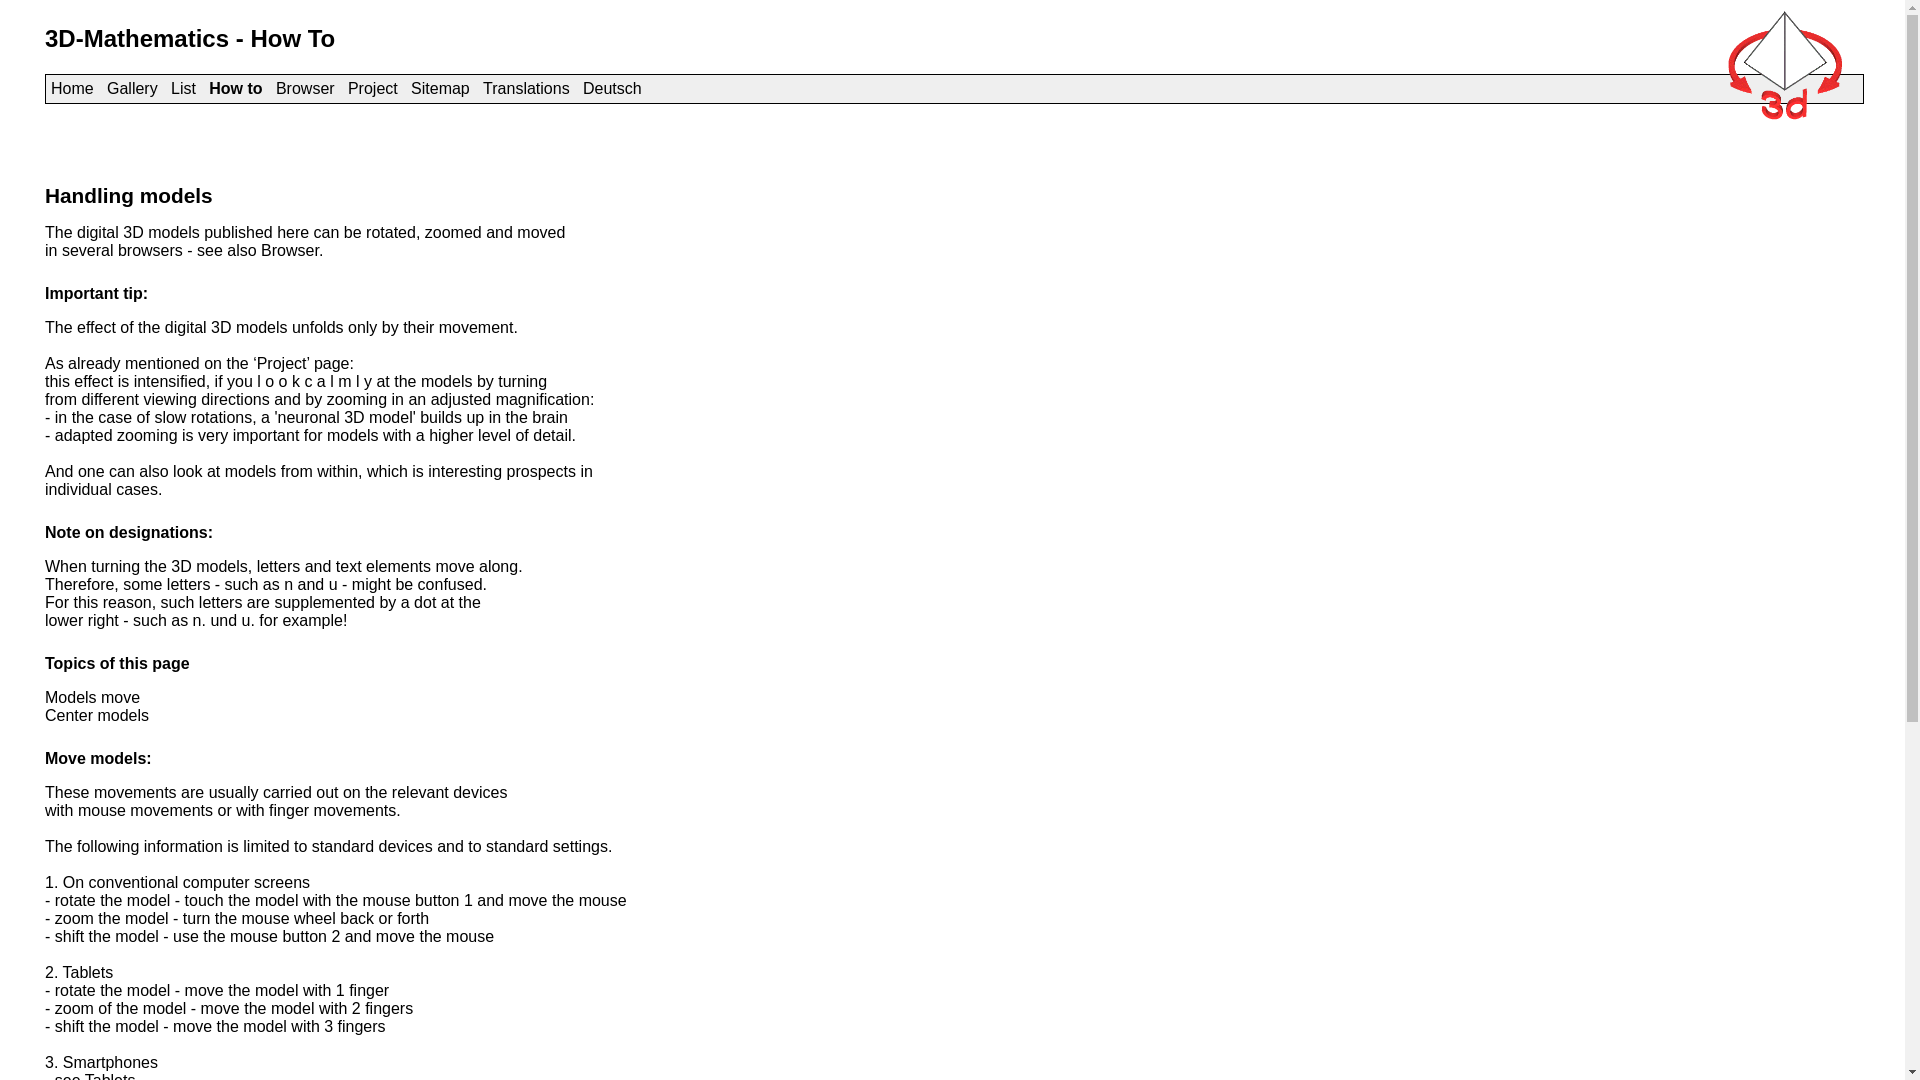 This screenshot has height=1080, width=1920. I want to click on 'Project', so click(373, 87).